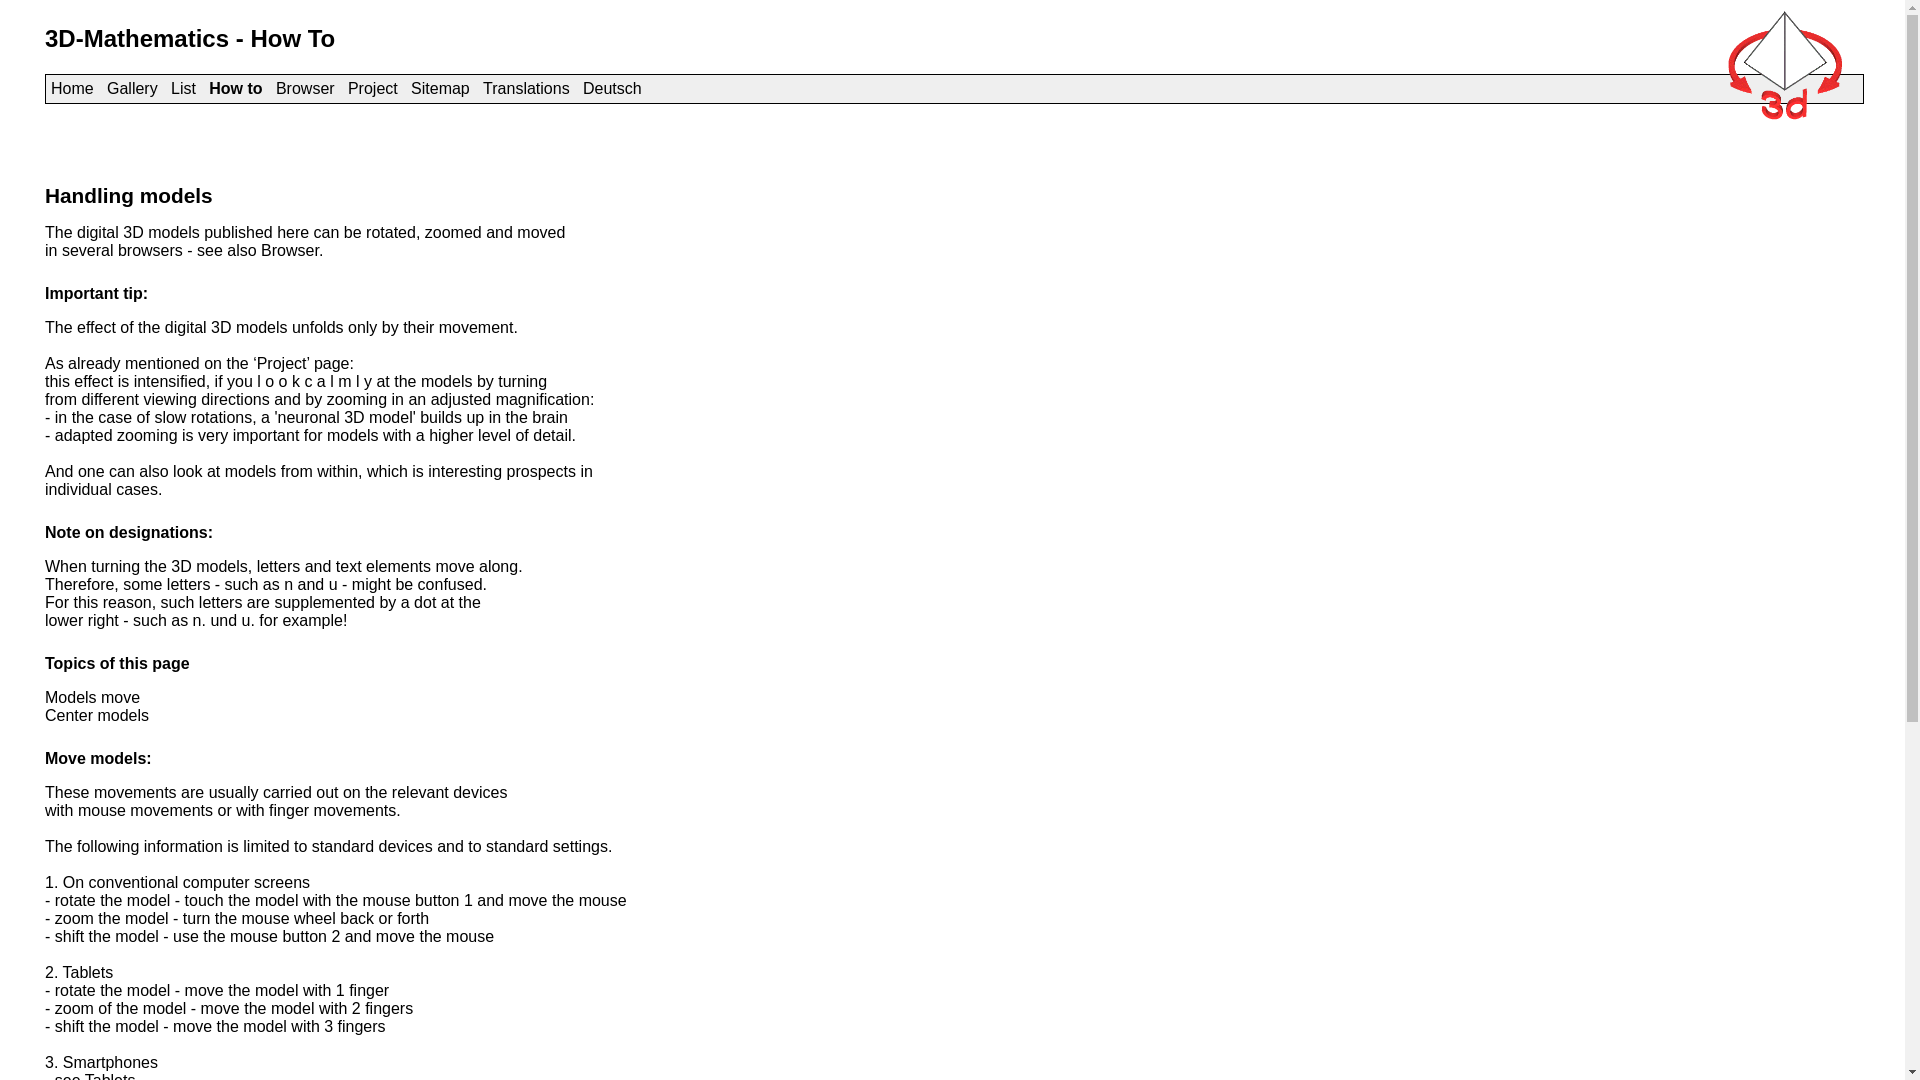 This screenshot has height=1080, width=1920. I want to click on 'Project', so click(373, 87).